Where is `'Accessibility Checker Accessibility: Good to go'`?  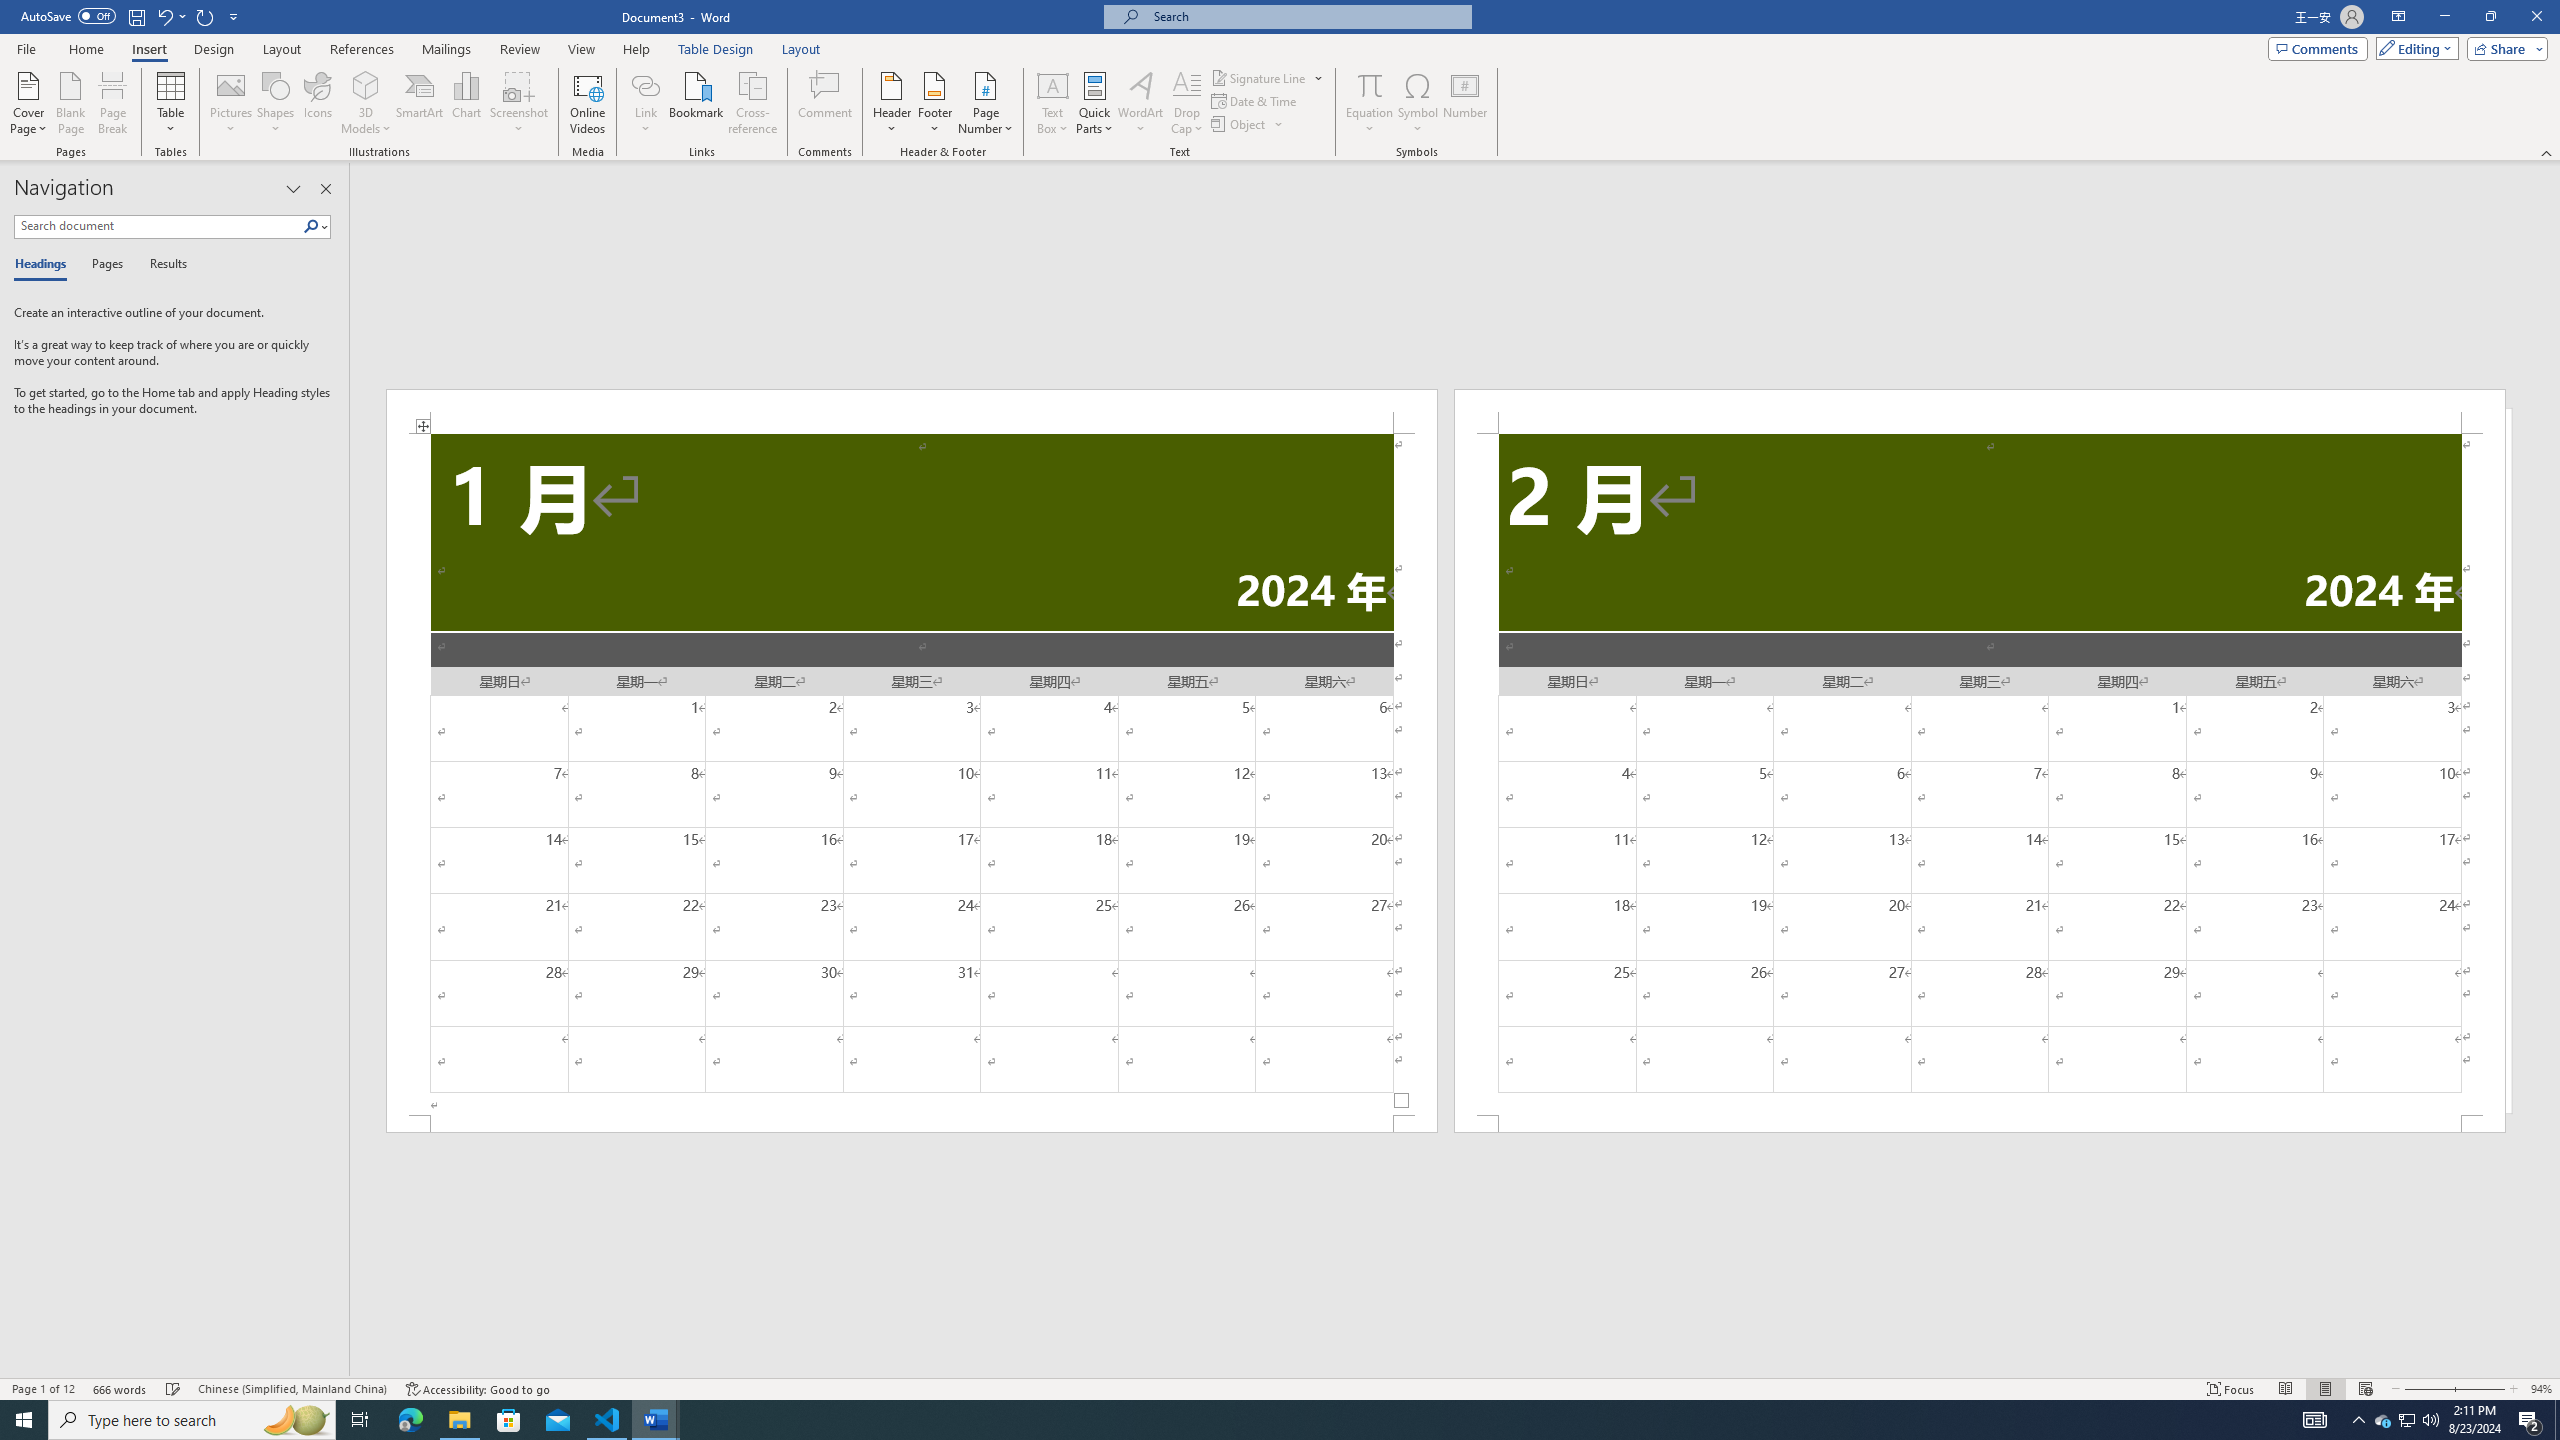 'Accessibility Checker Accessibility: Good to go' is located at coordinates (476, 1389).